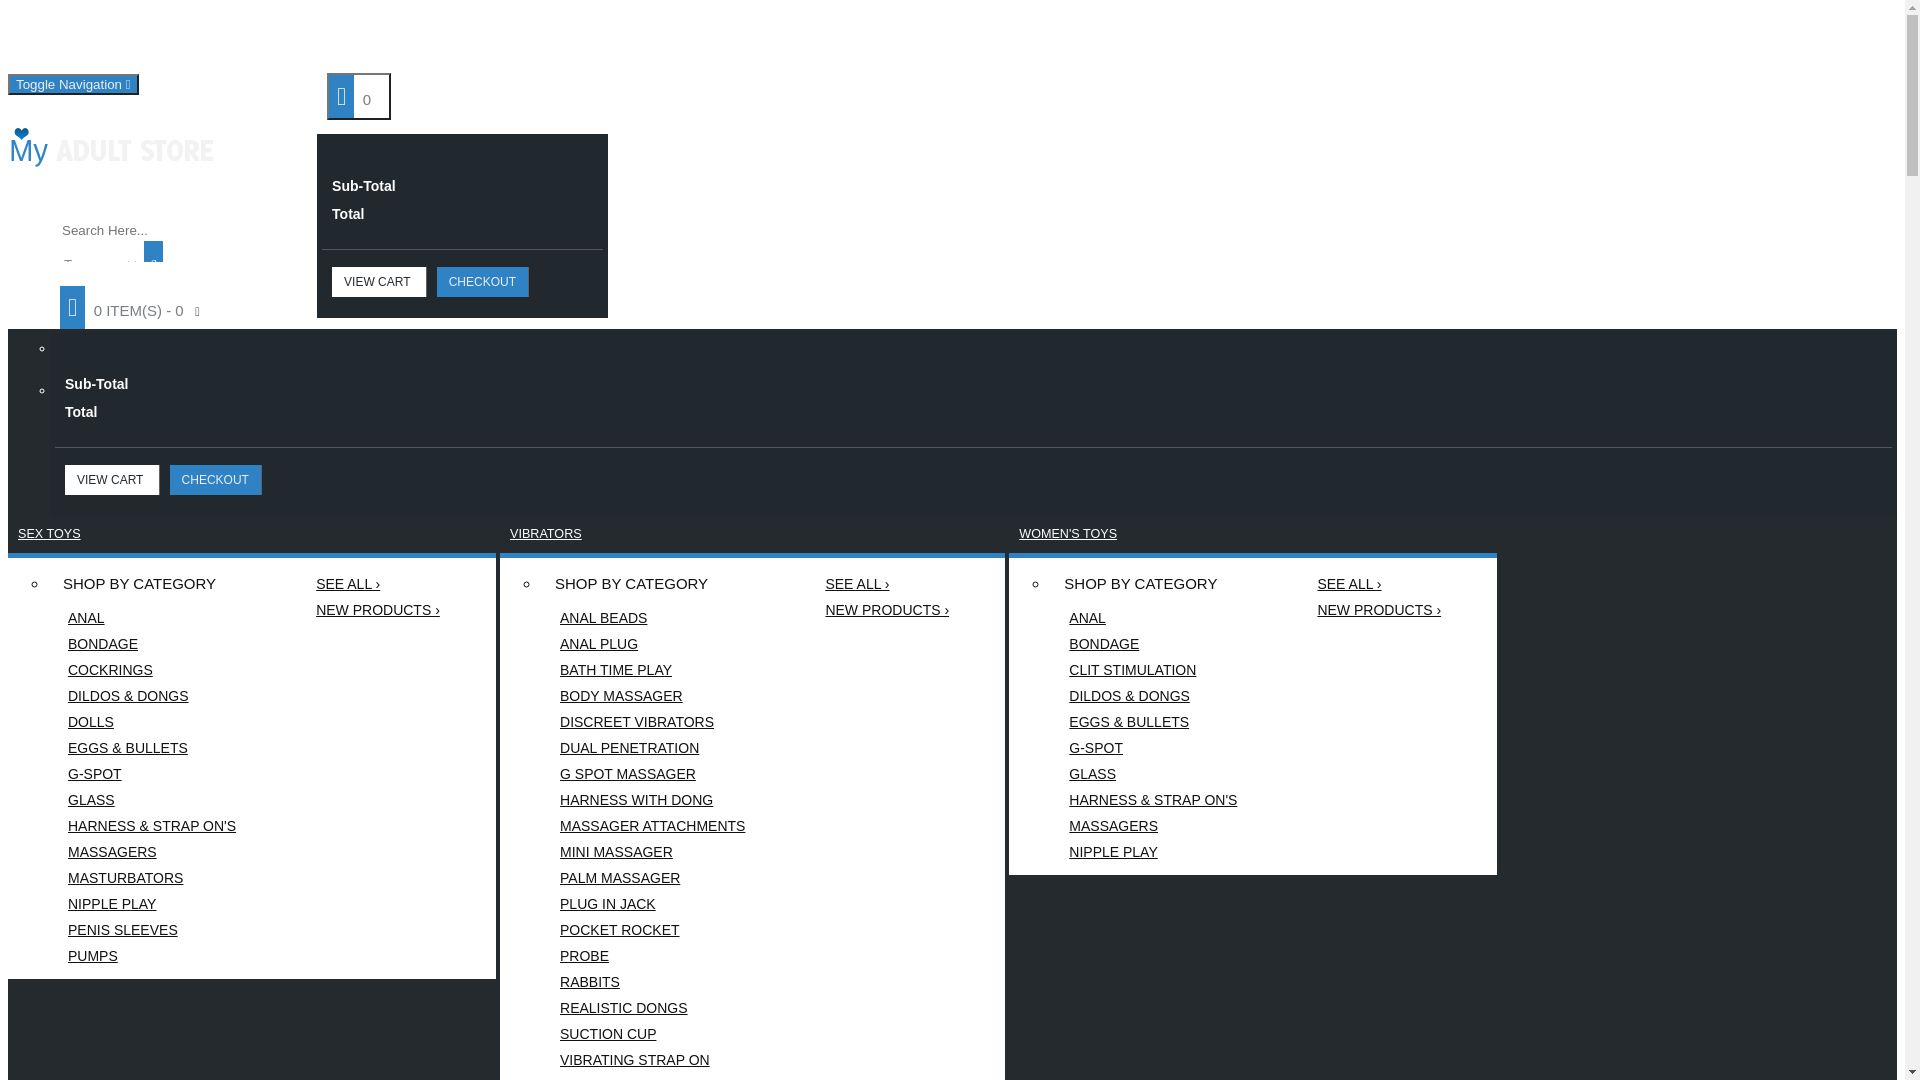 The image size is (1920, 1080). I want to click on 'MASSAGER ATTACHMENTS', so click(652, 825).